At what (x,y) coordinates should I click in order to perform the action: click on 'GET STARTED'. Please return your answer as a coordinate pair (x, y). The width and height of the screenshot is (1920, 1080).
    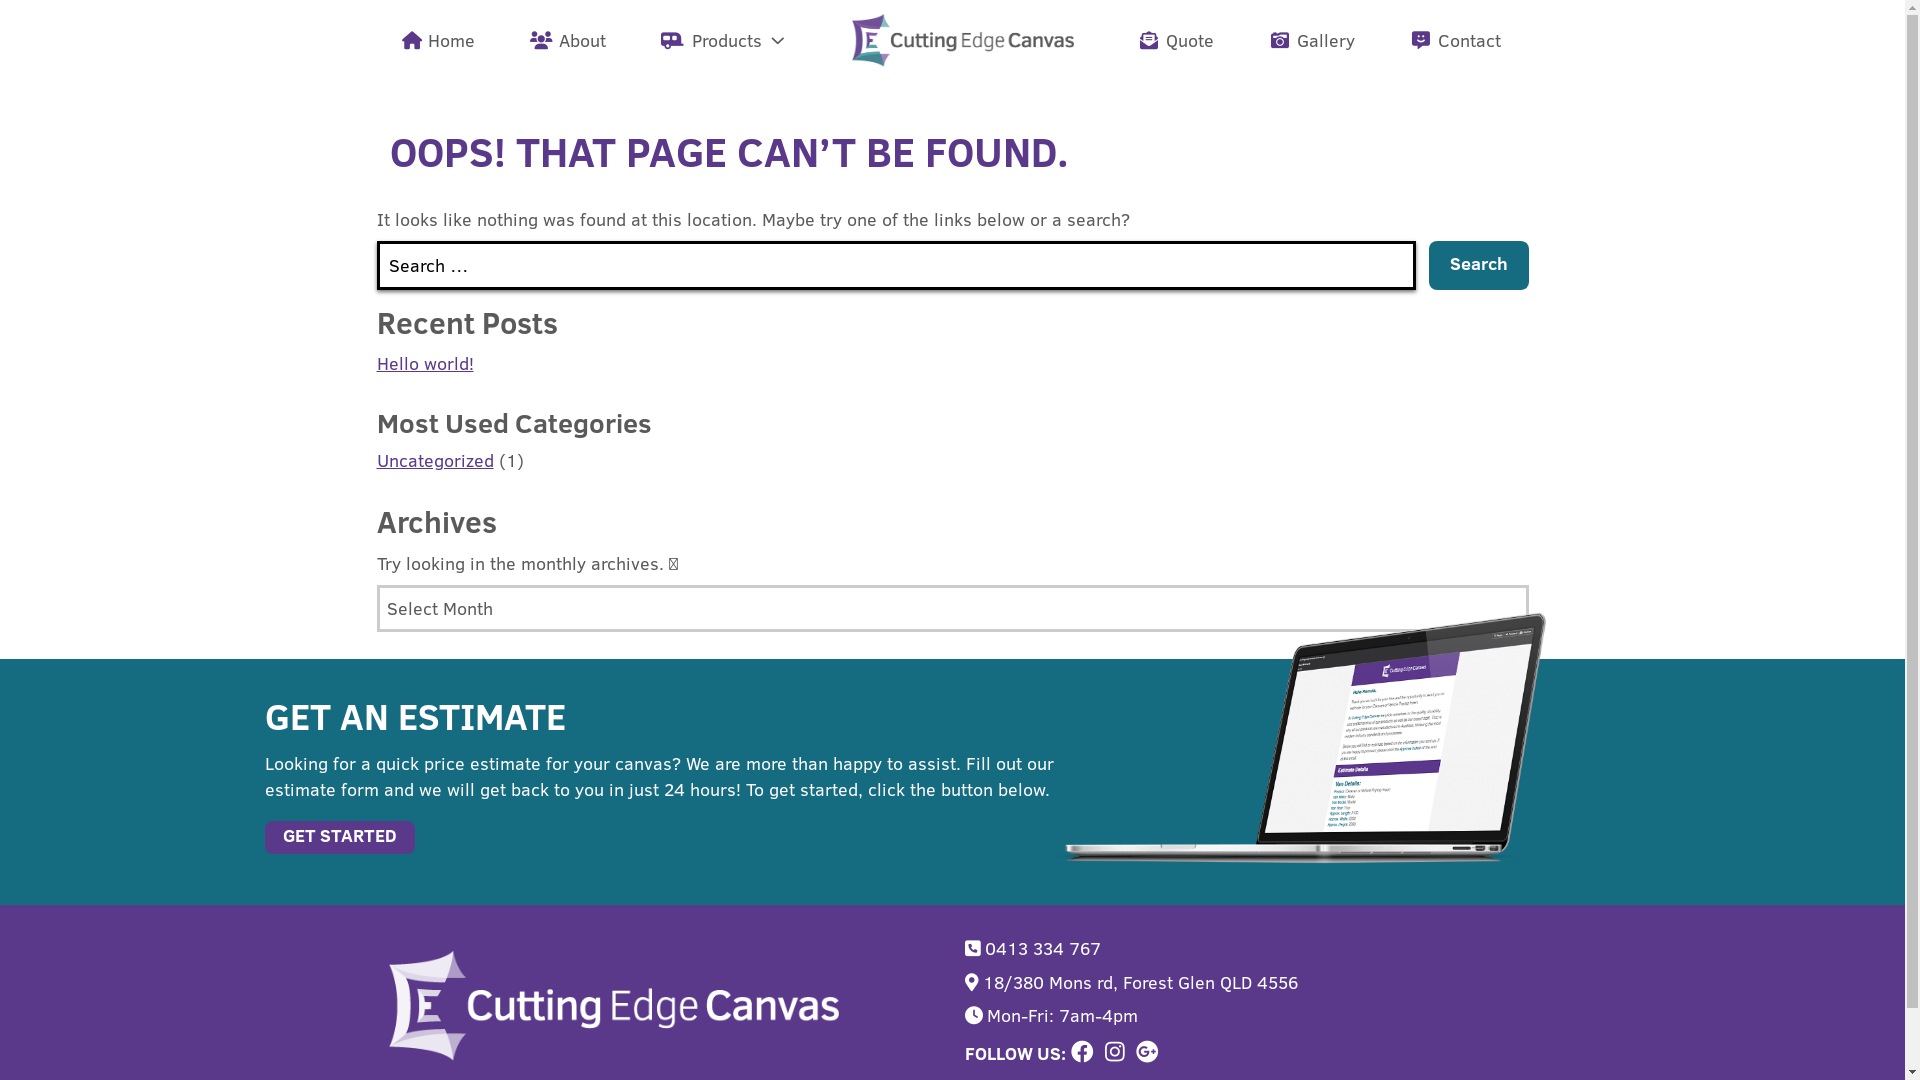
    Looking at the image, I should click on (339, 837).